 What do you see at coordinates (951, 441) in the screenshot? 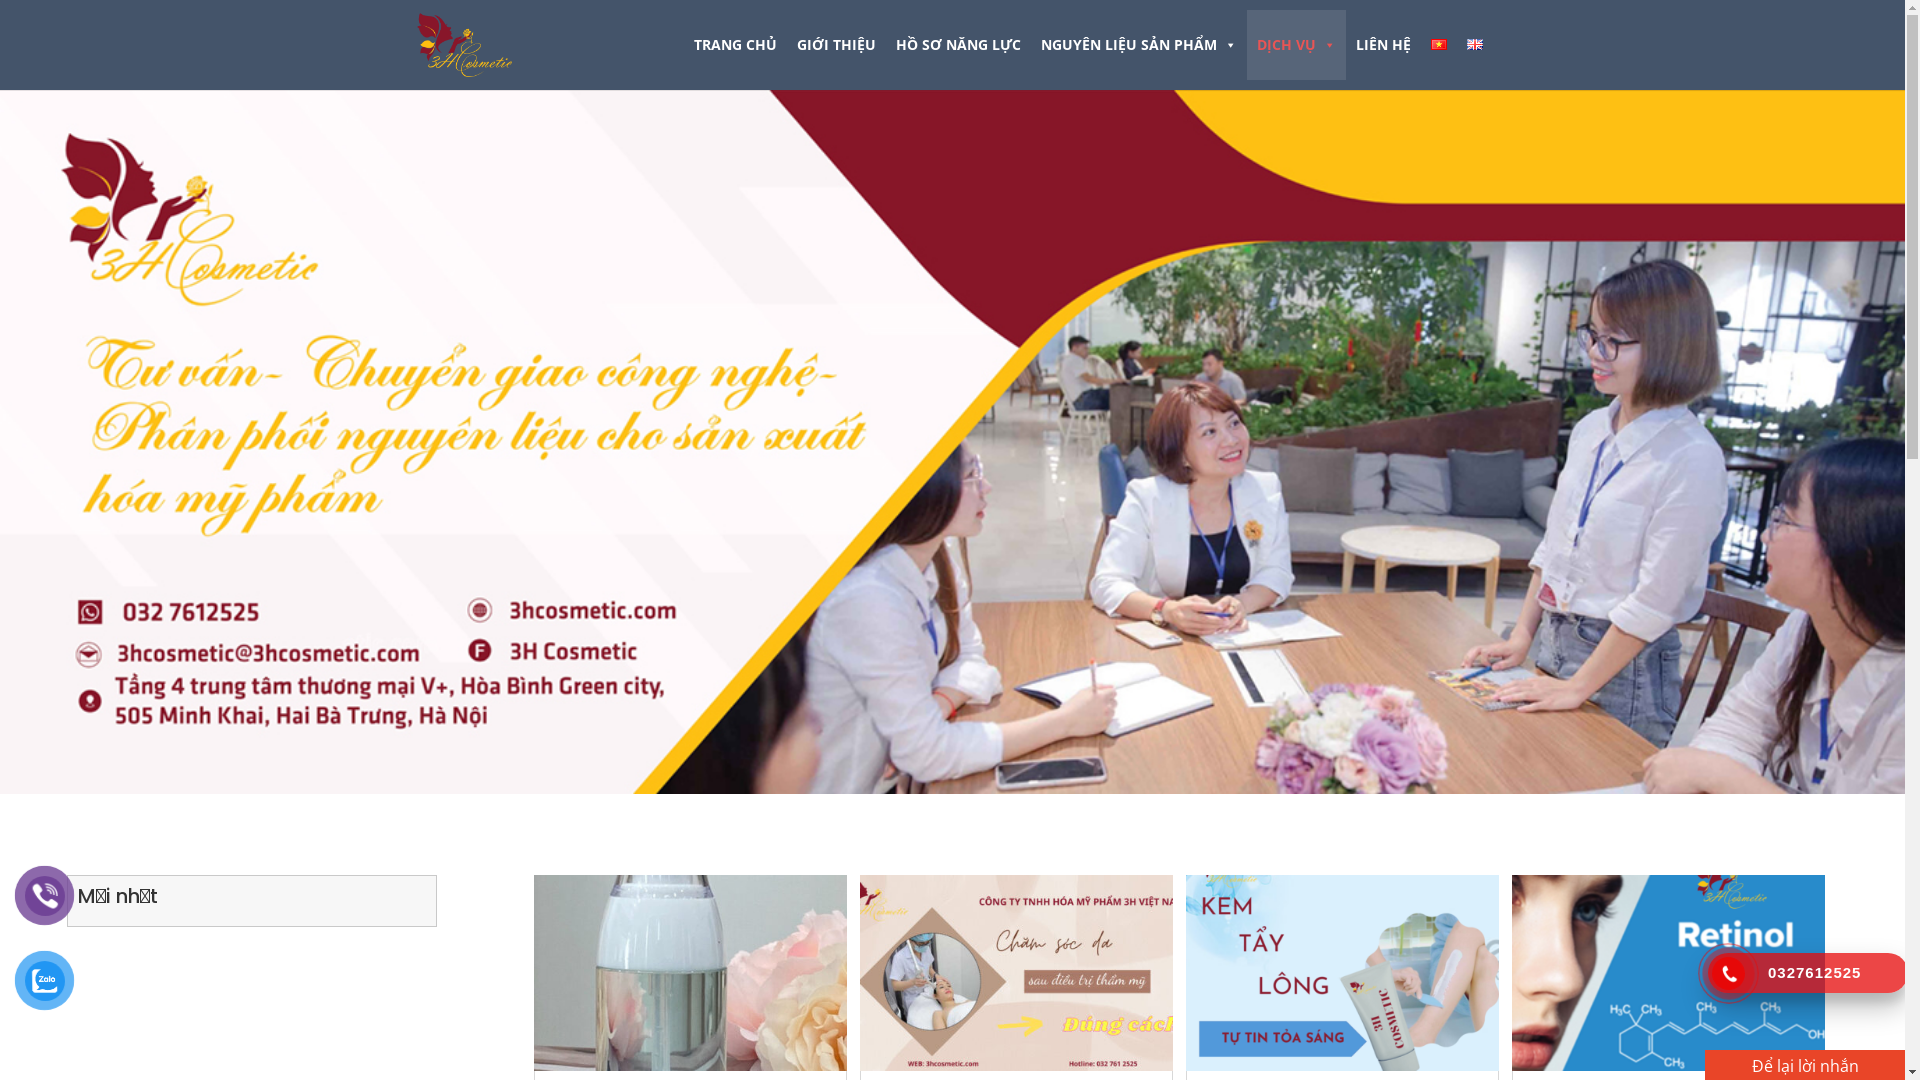
I see `'banner 3h'` at bounding box center [951, 441].